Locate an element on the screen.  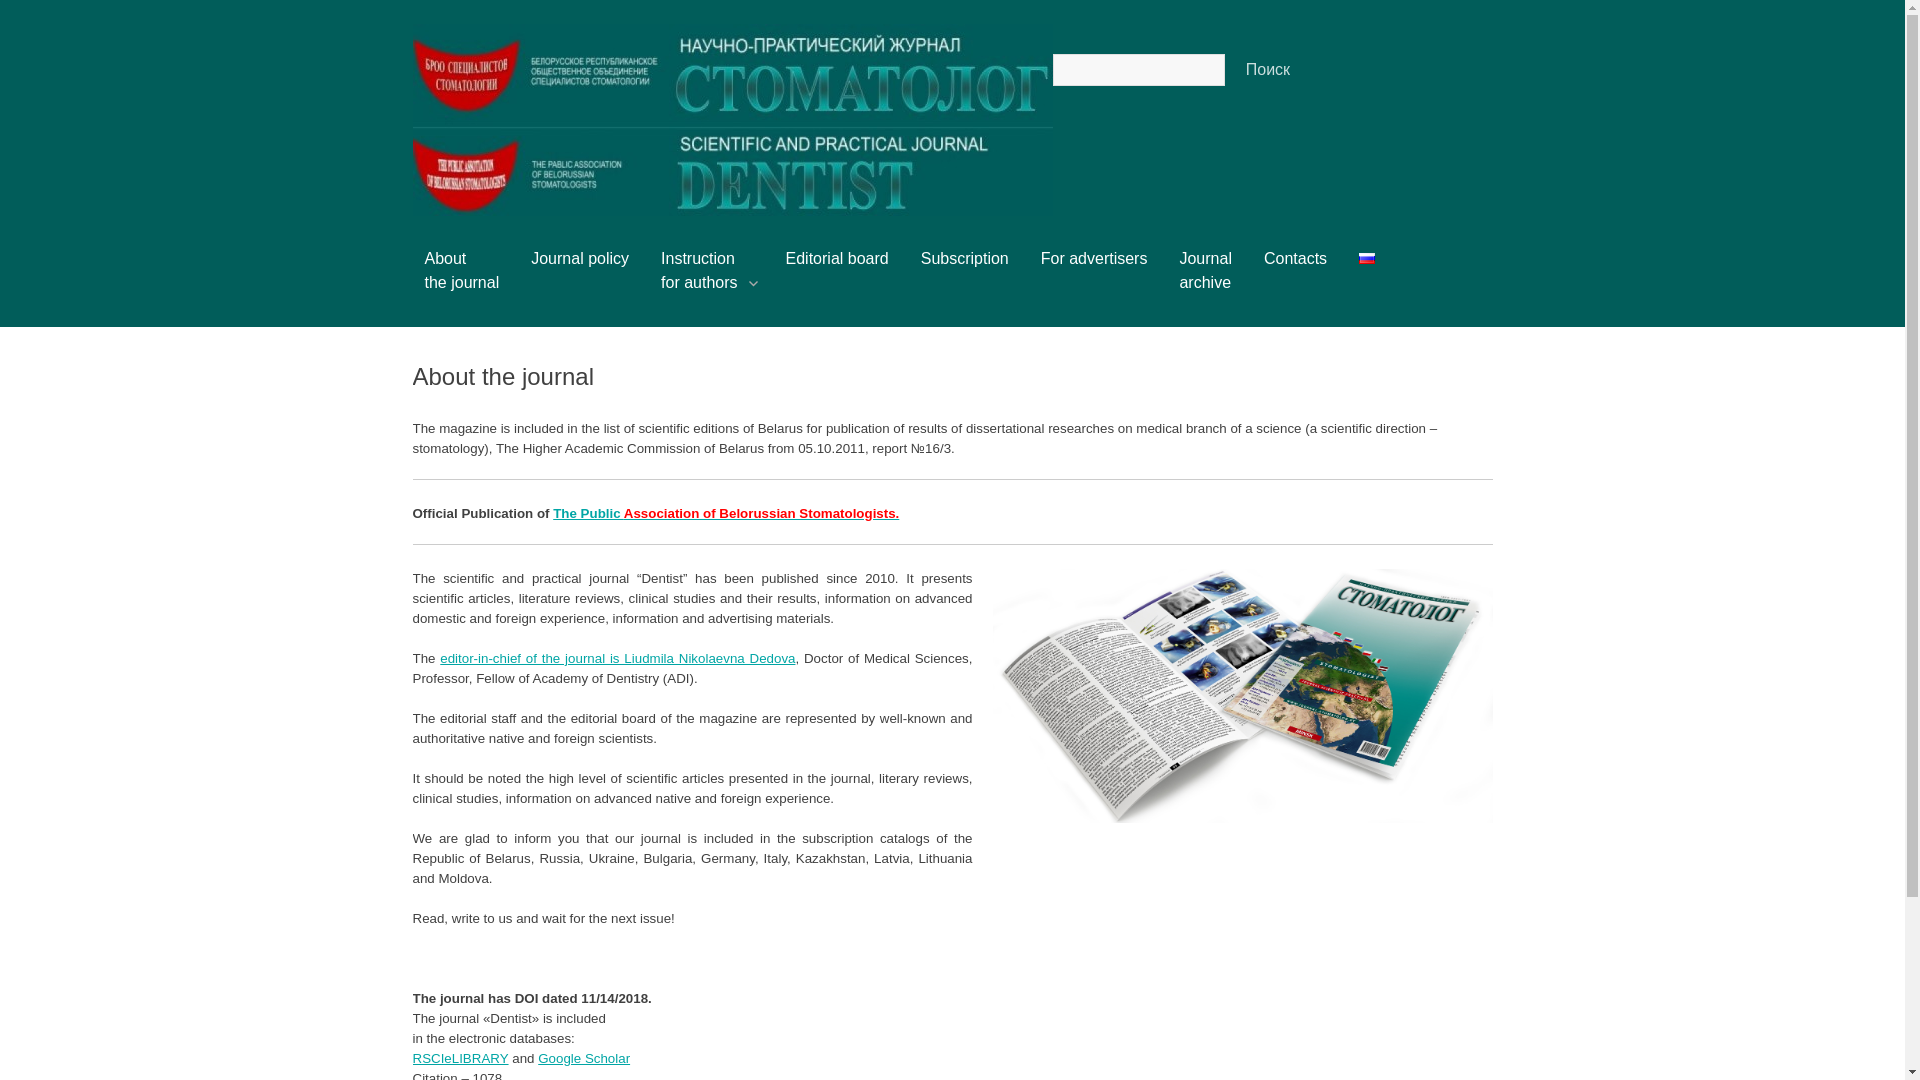
'Instruction is located at coordinates (706, 278).